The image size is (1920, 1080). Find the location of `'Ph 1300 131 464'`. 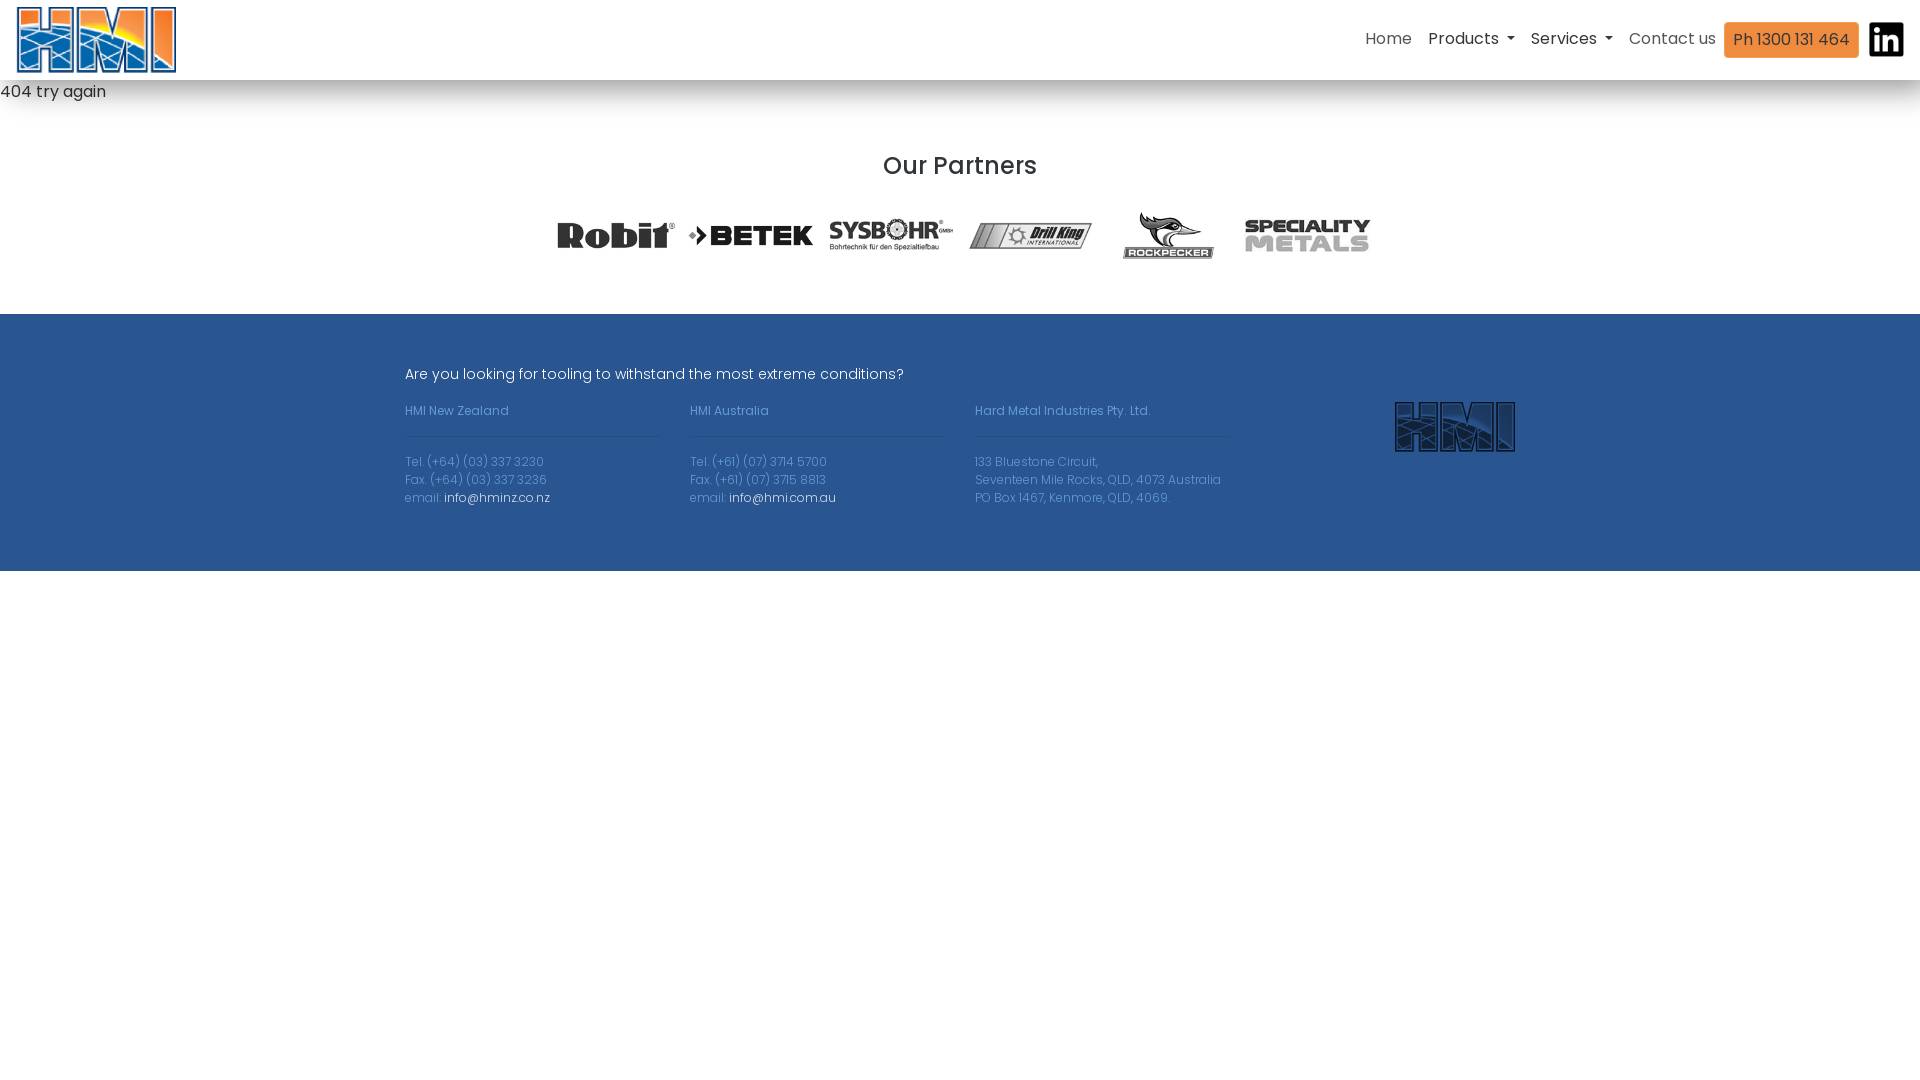

'Ph 1300 131 464' is located at coordinates (1791, 39).